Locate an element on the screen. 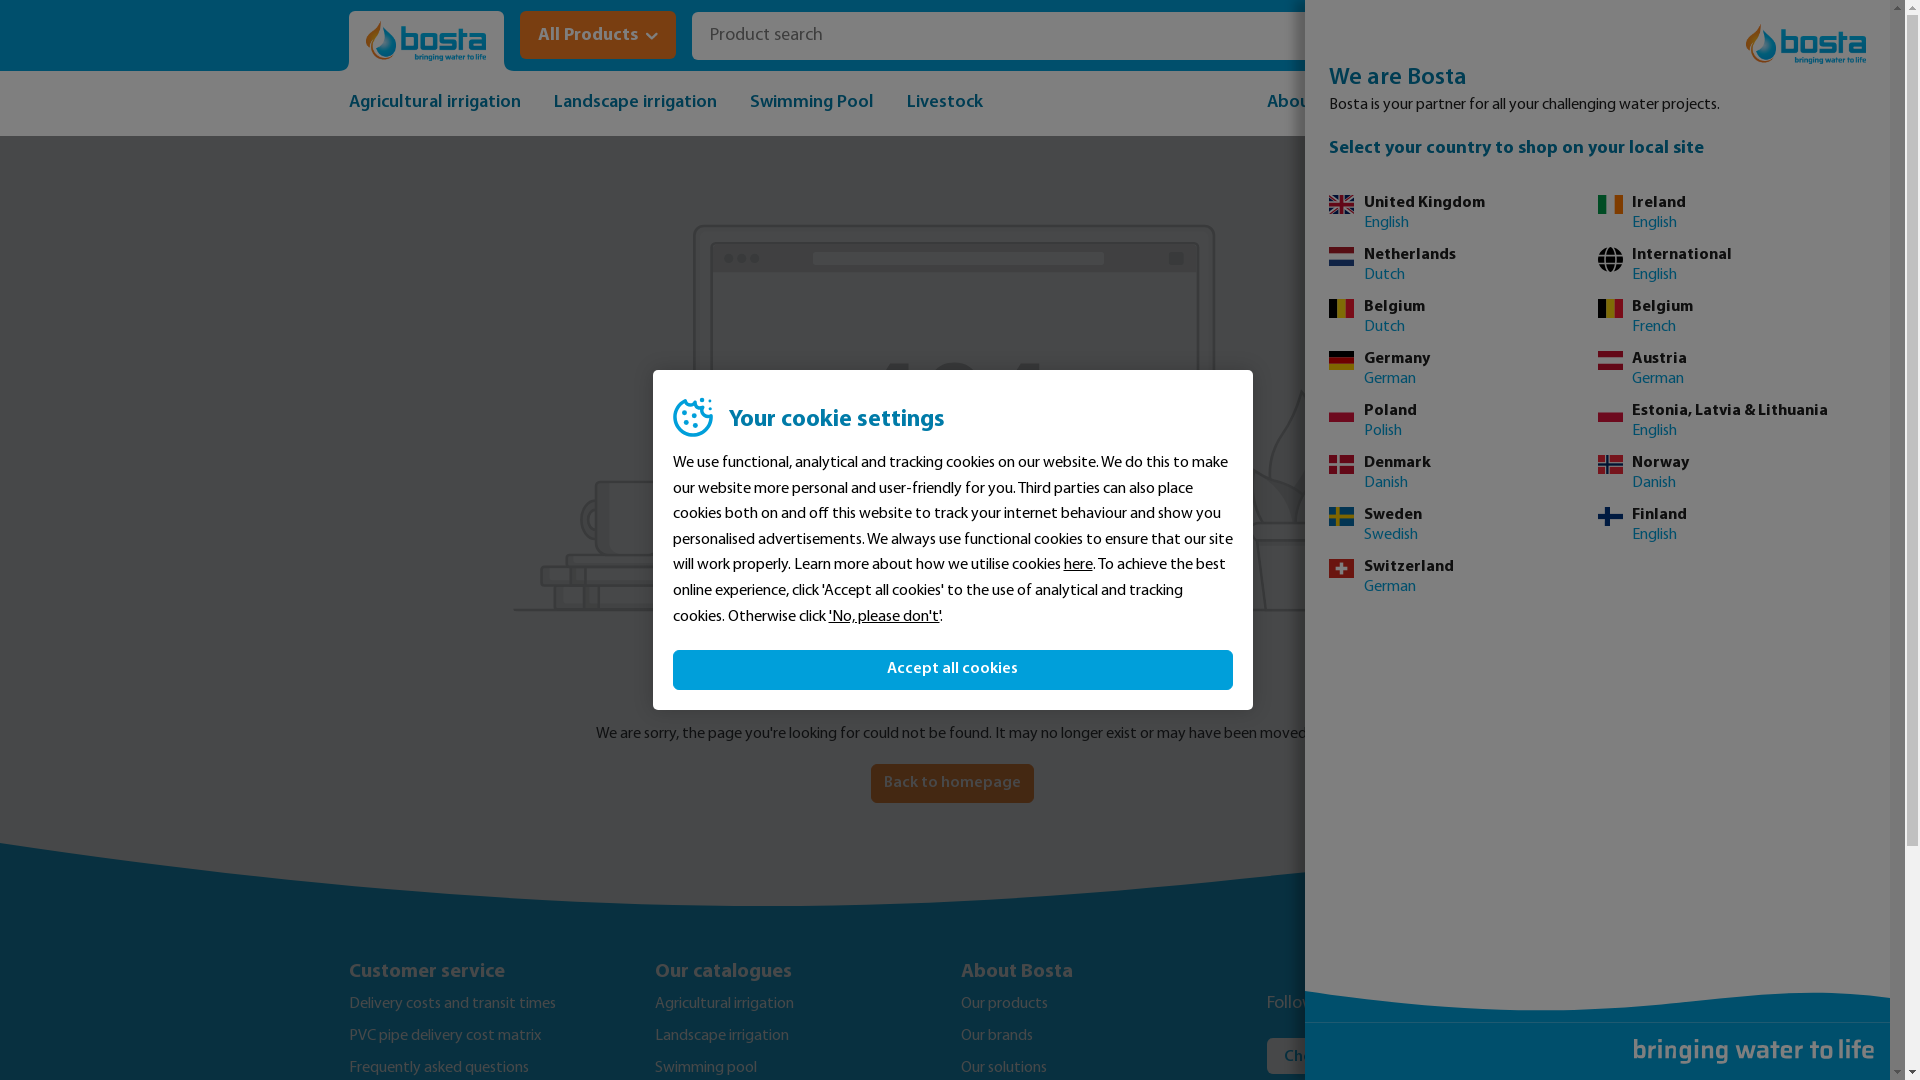 The height and width of the screenshot is (1080, 1920). 'Frequently asked questions' is located at coordinates (436, 1067).